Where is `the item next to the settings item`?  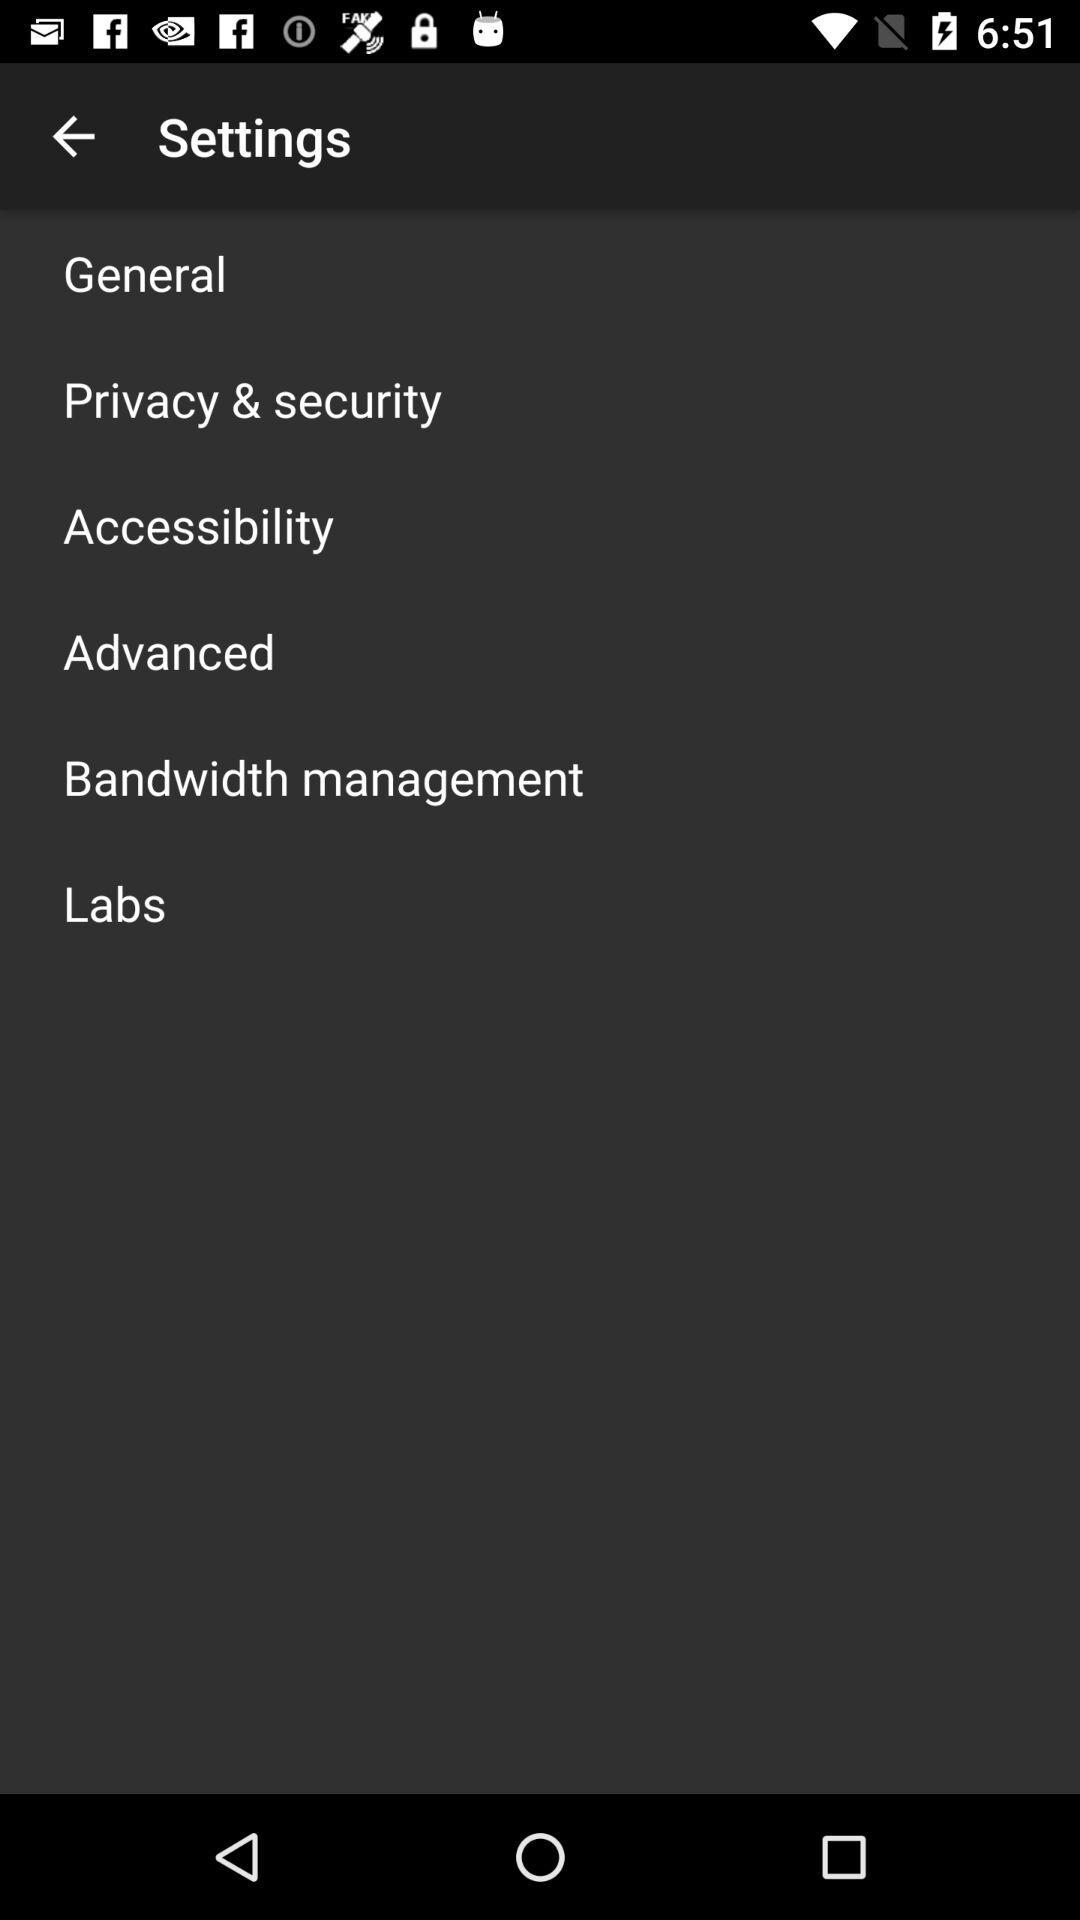
the item next to the settings item is located at coordinates (72, 135).